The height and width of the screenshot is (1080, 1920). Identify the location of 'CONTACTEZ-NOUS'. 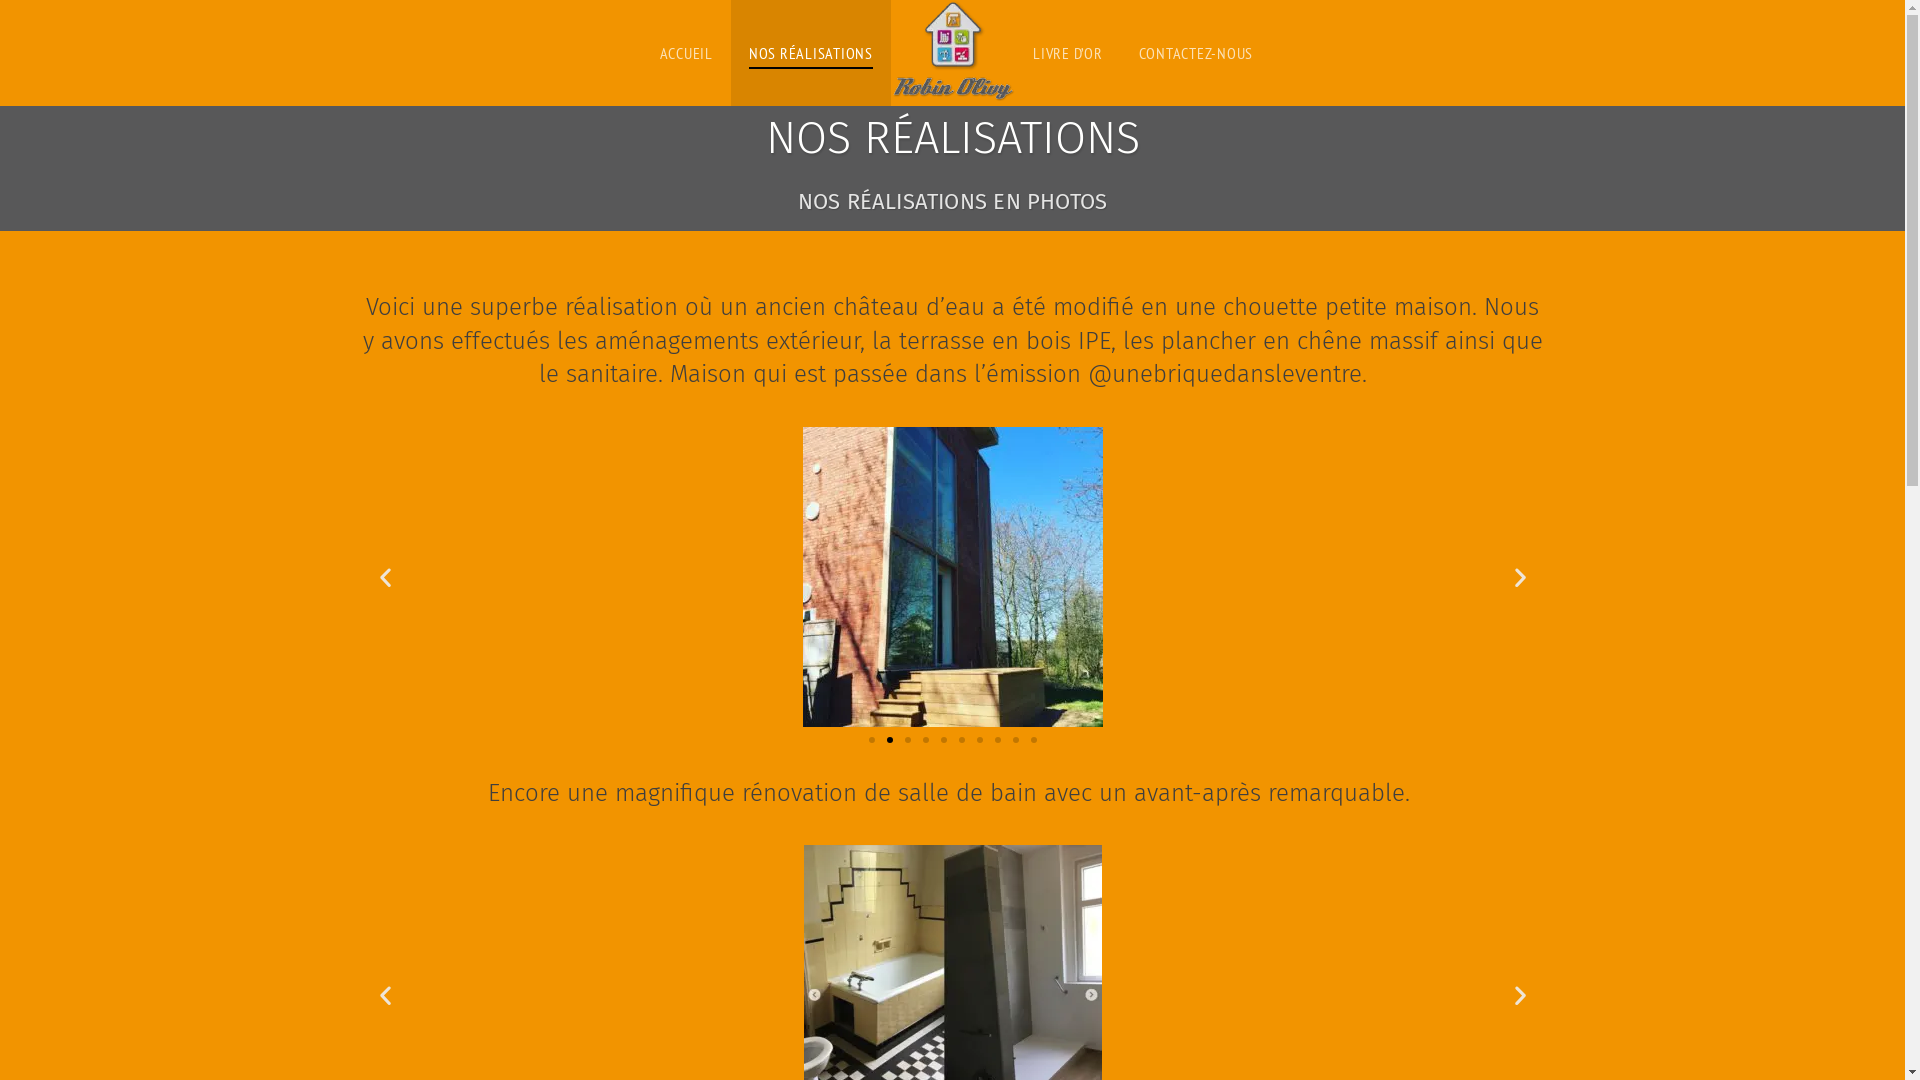
(1196, 52).